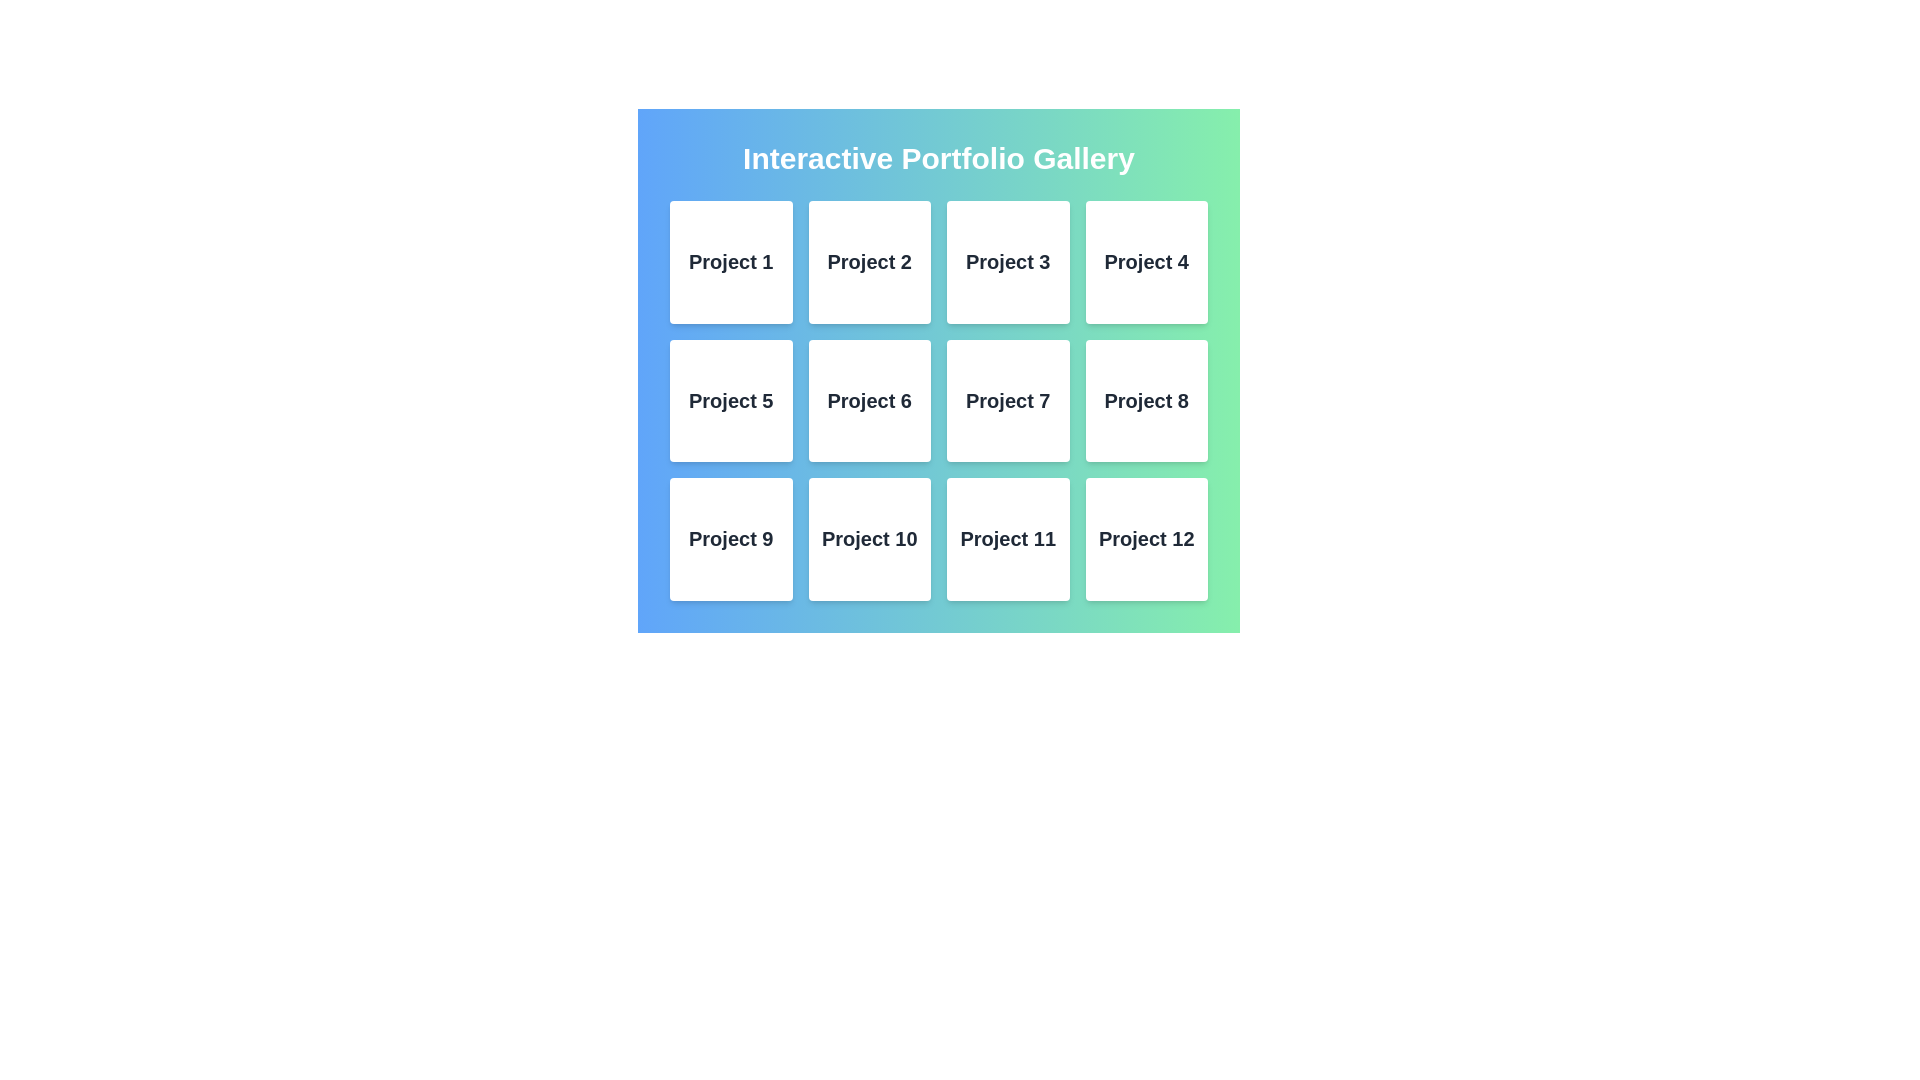  What do you see at coordinates (869, 400) in the screenshot?
I see `the card displaying 'Project 6' in bold black font` at bounding box center [869, 400].